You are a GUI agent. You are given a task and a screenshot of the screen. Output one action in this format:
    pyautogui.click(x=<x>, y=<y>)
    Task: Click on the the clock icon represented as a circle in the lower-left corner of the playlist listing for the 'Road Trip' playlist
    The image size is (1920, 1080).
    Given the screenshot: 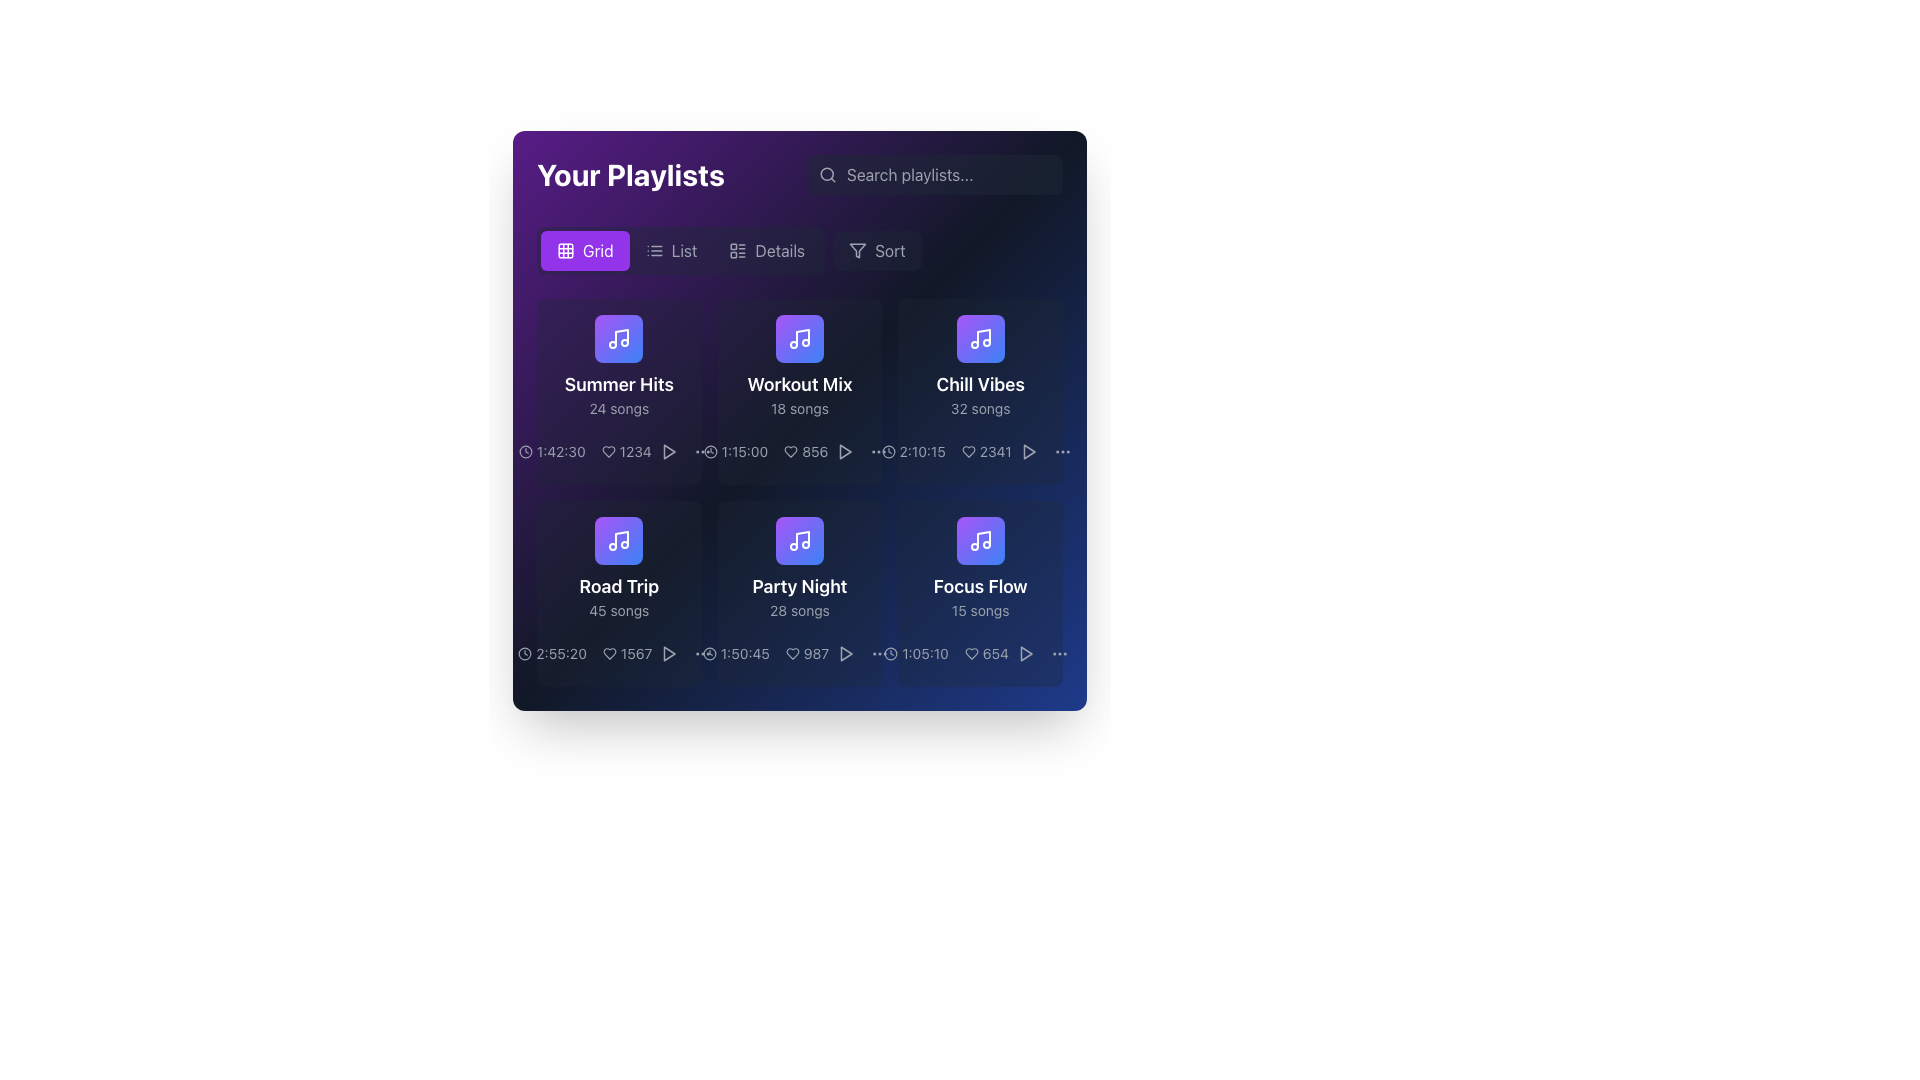 What is the action you would take?
    pyautogui.click(x=525, y=654)
    